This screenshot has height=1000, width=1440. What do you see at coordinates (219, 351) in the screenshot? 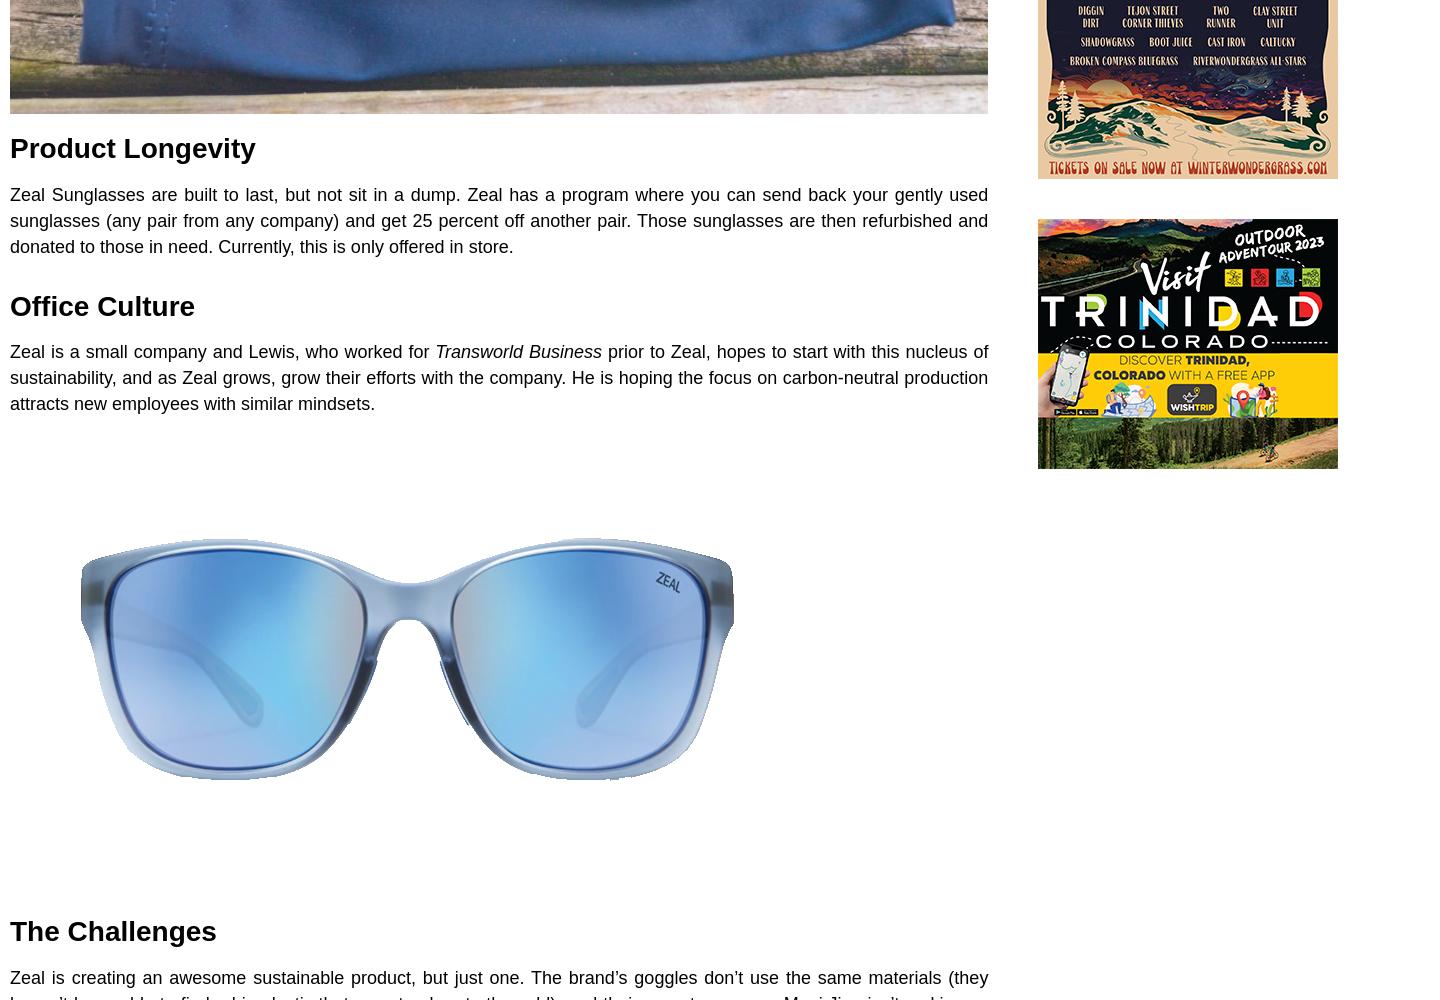
I see `'Zeal is a small company and Lewis, who worked for'` at bounding box center [219, 351].